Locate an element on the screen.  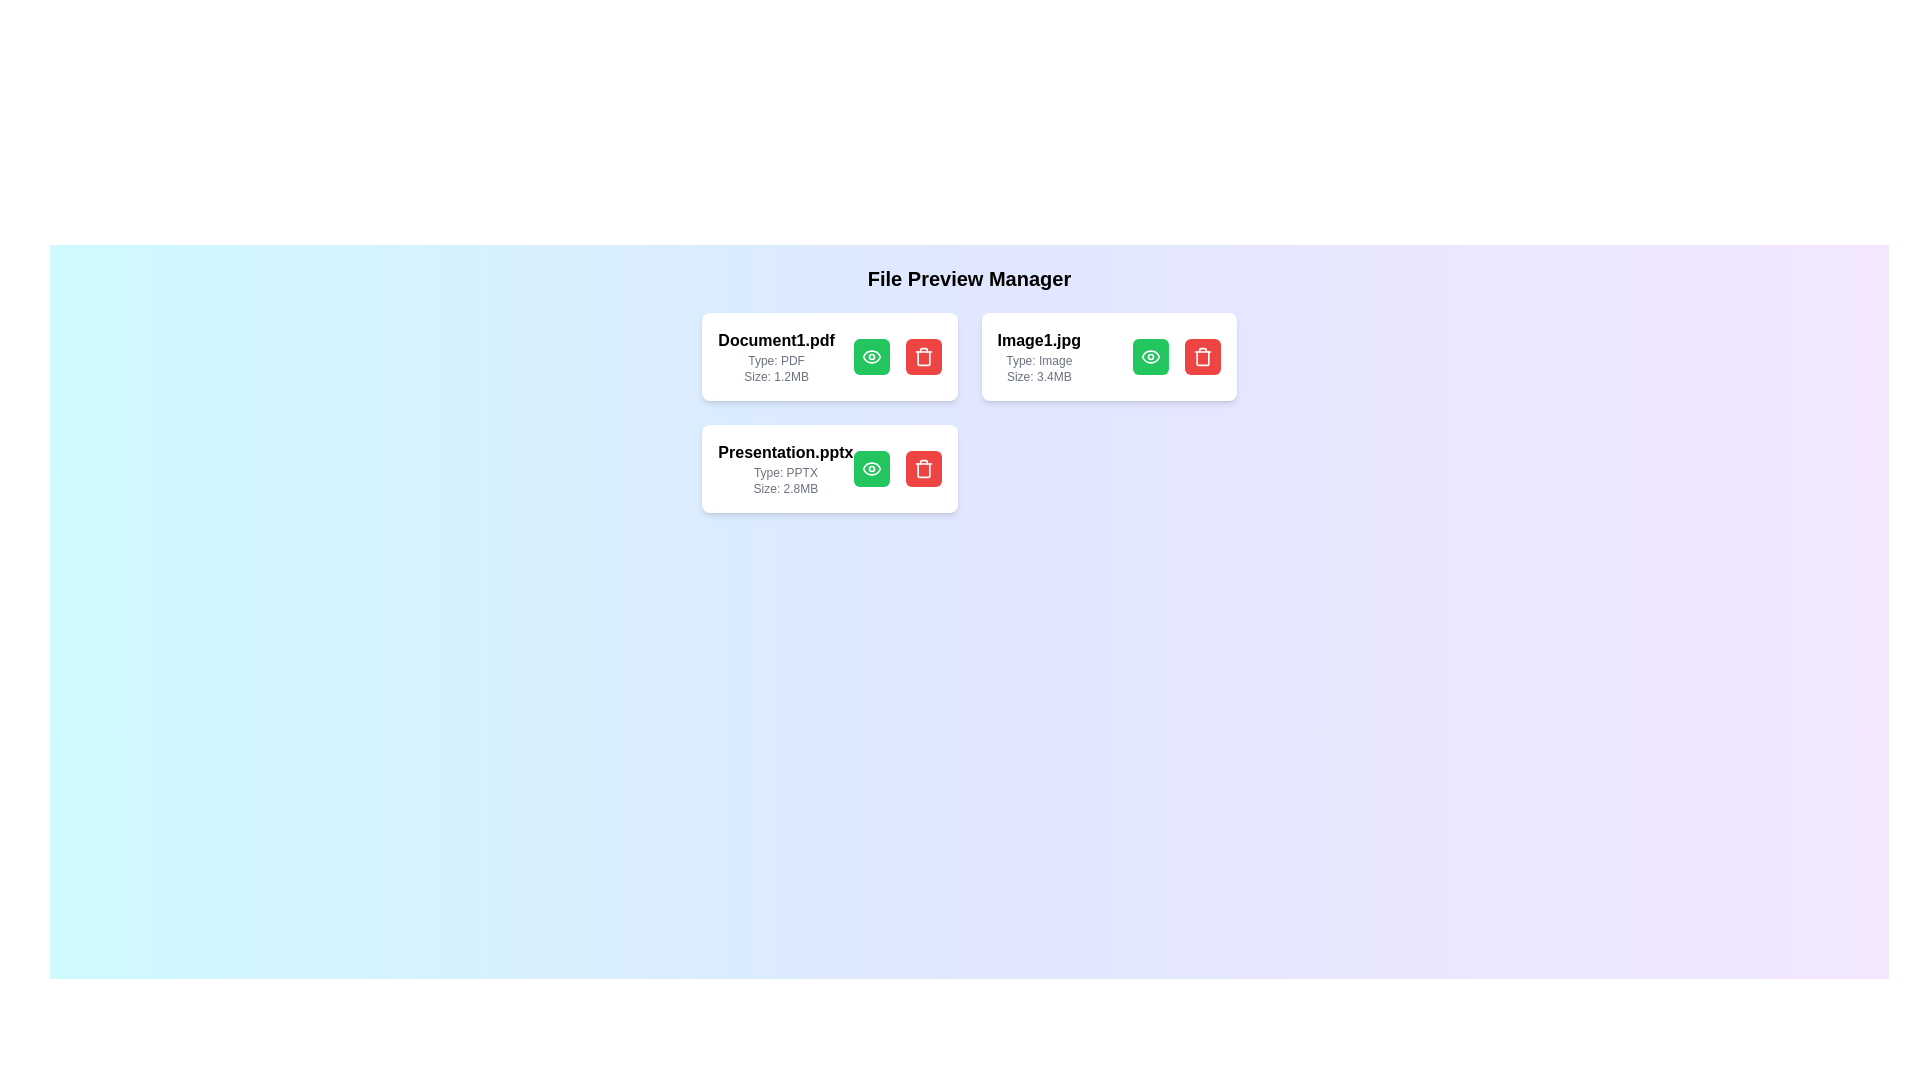
the button to the left of the red trash icon button is located at coordinates (1150, 356).